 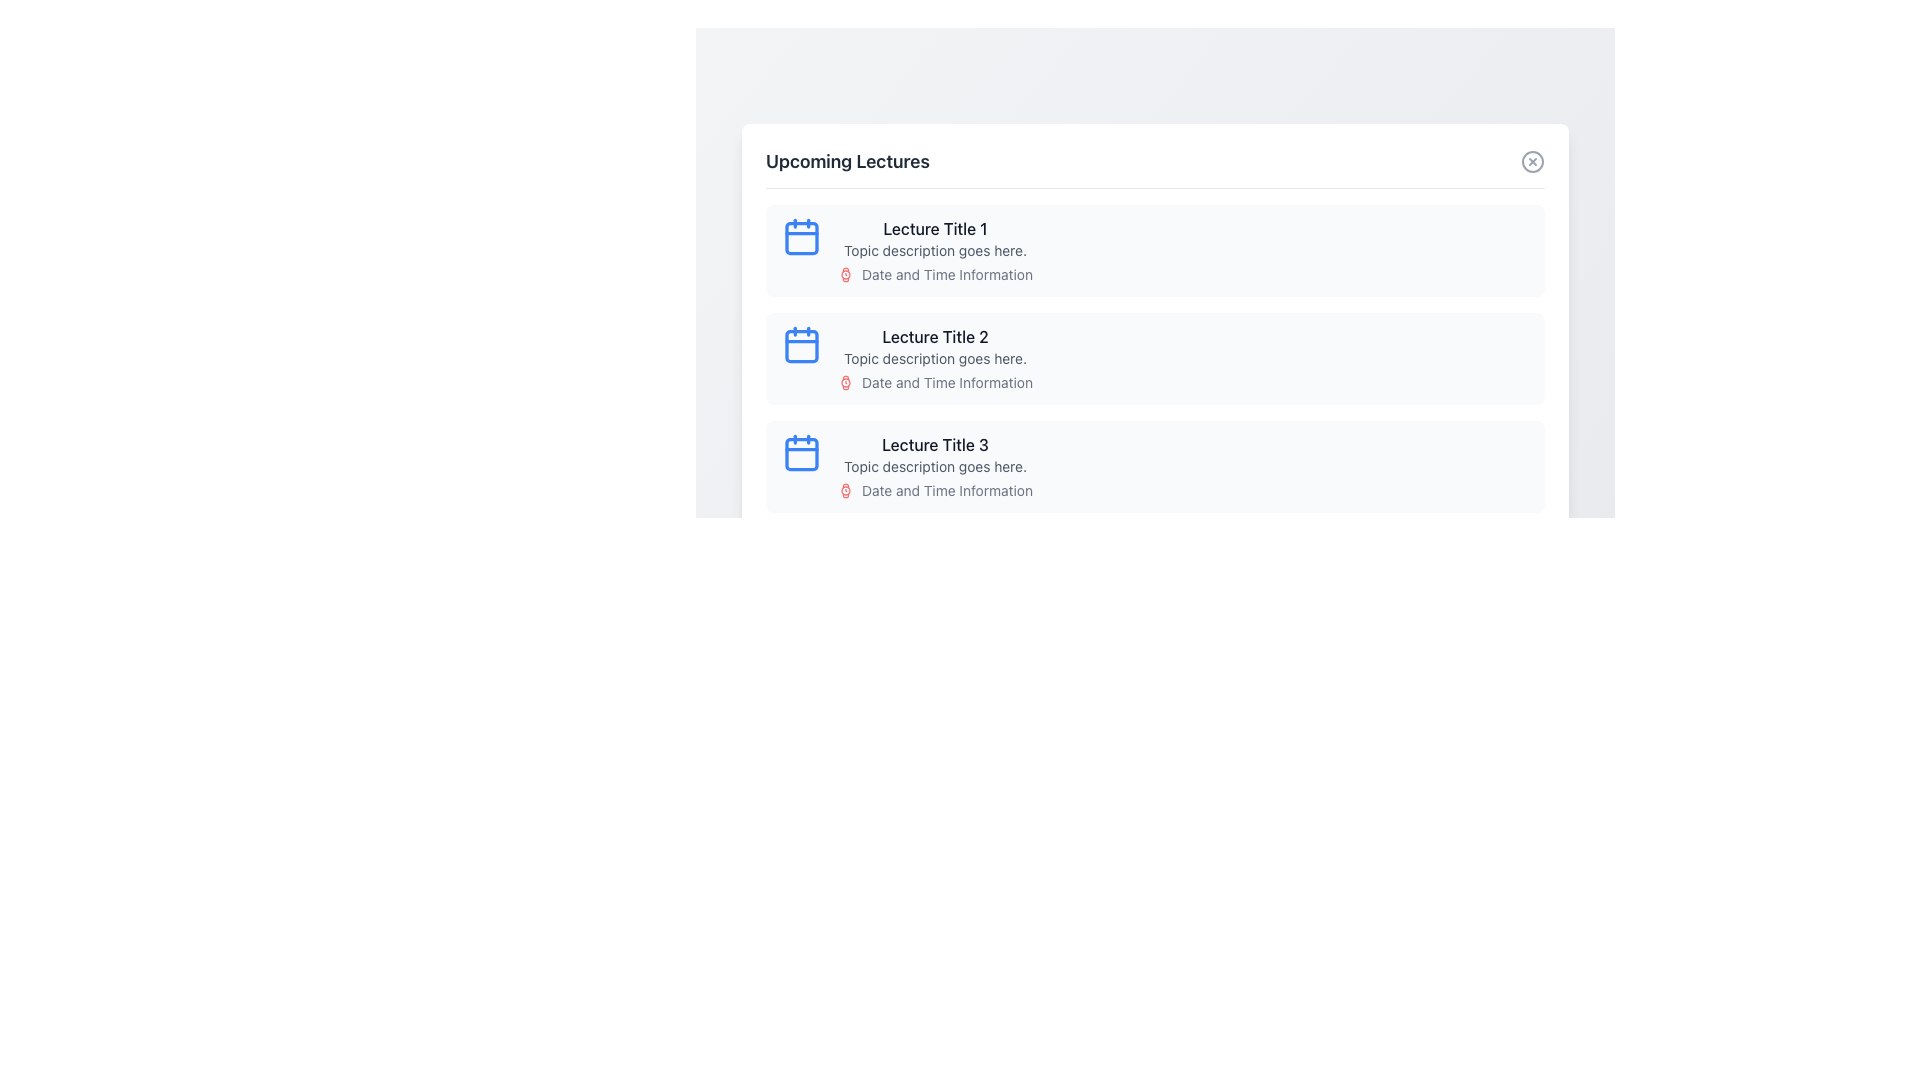 What do you see at coordinates (1155, 466) in the screenshot?
I see `the third lecture item in the list, which has a light gray background, a blue calendar icon, the header 'Lecture Title 3', and a footer with a red clock icon` at bounding box center [1155, 466].